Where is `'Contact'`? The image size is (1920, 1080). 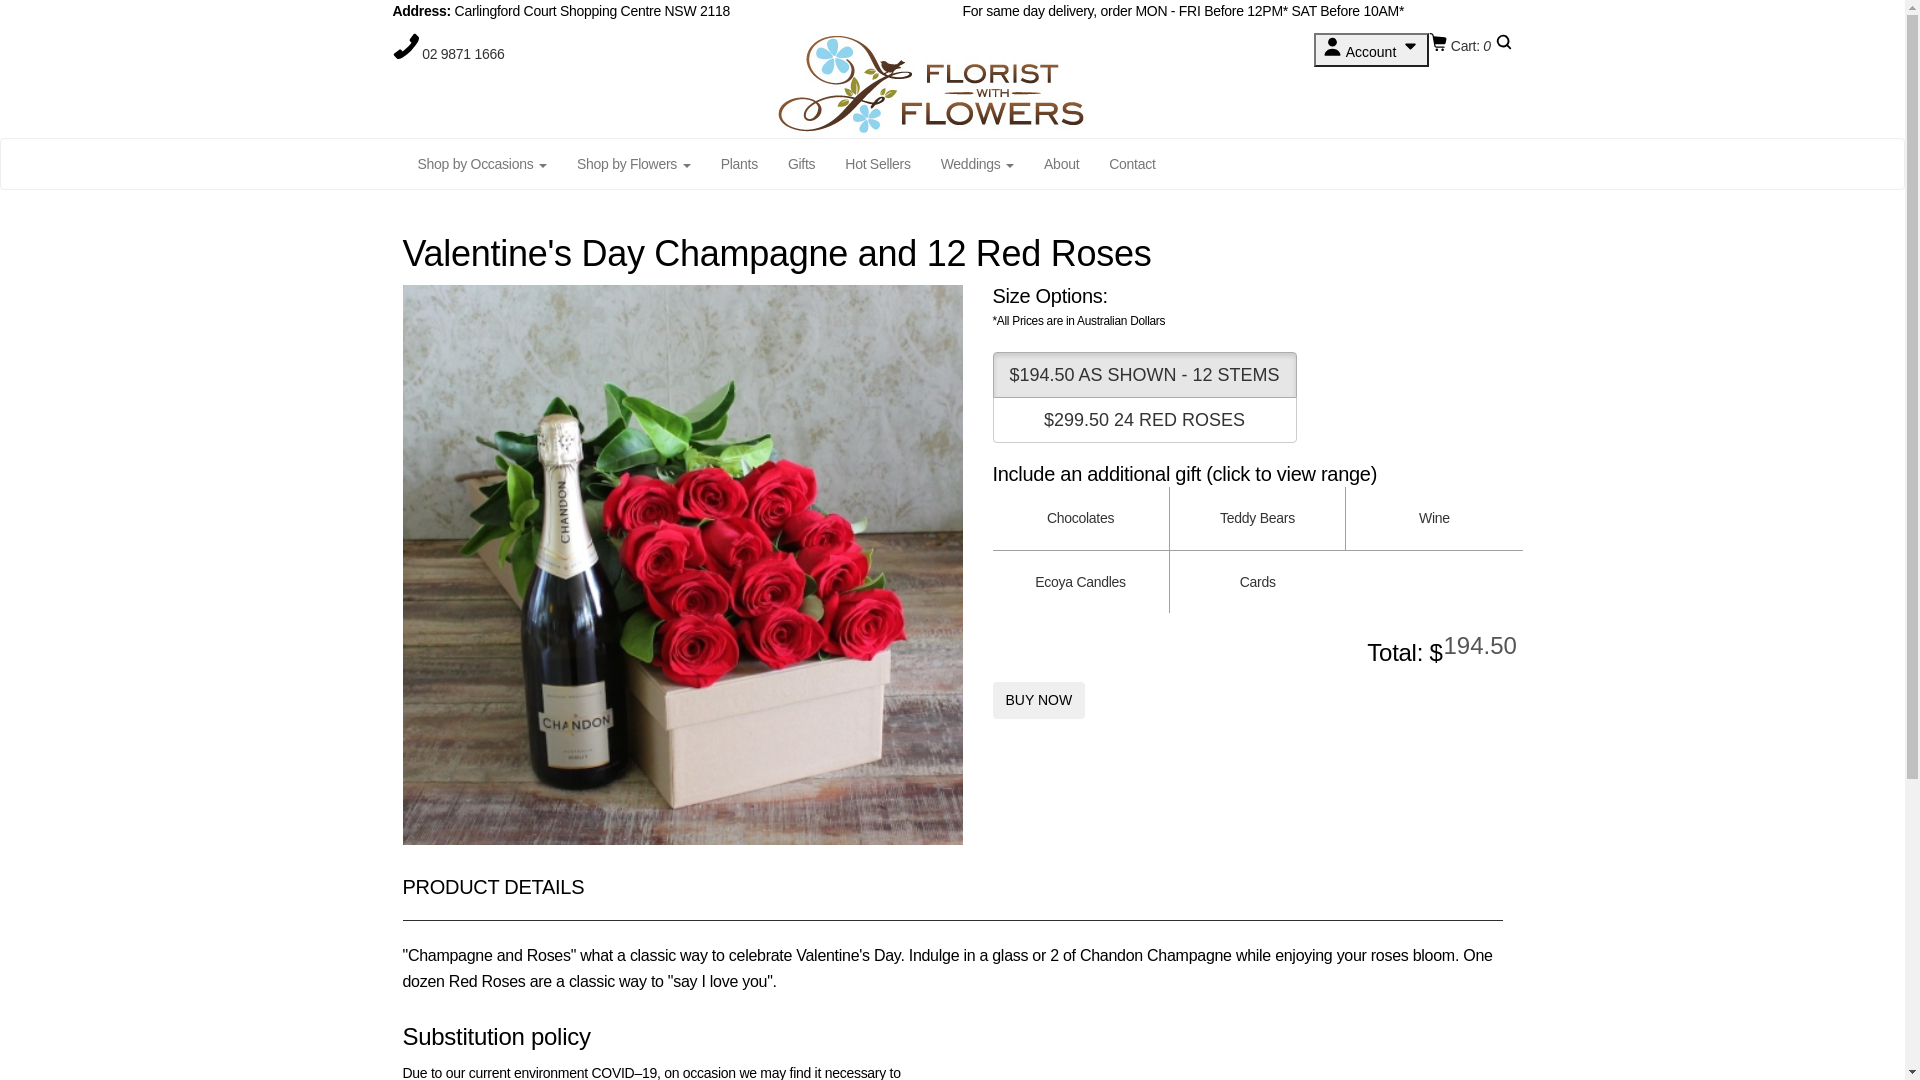
'Contact' is located at coordinates (1093, 163).